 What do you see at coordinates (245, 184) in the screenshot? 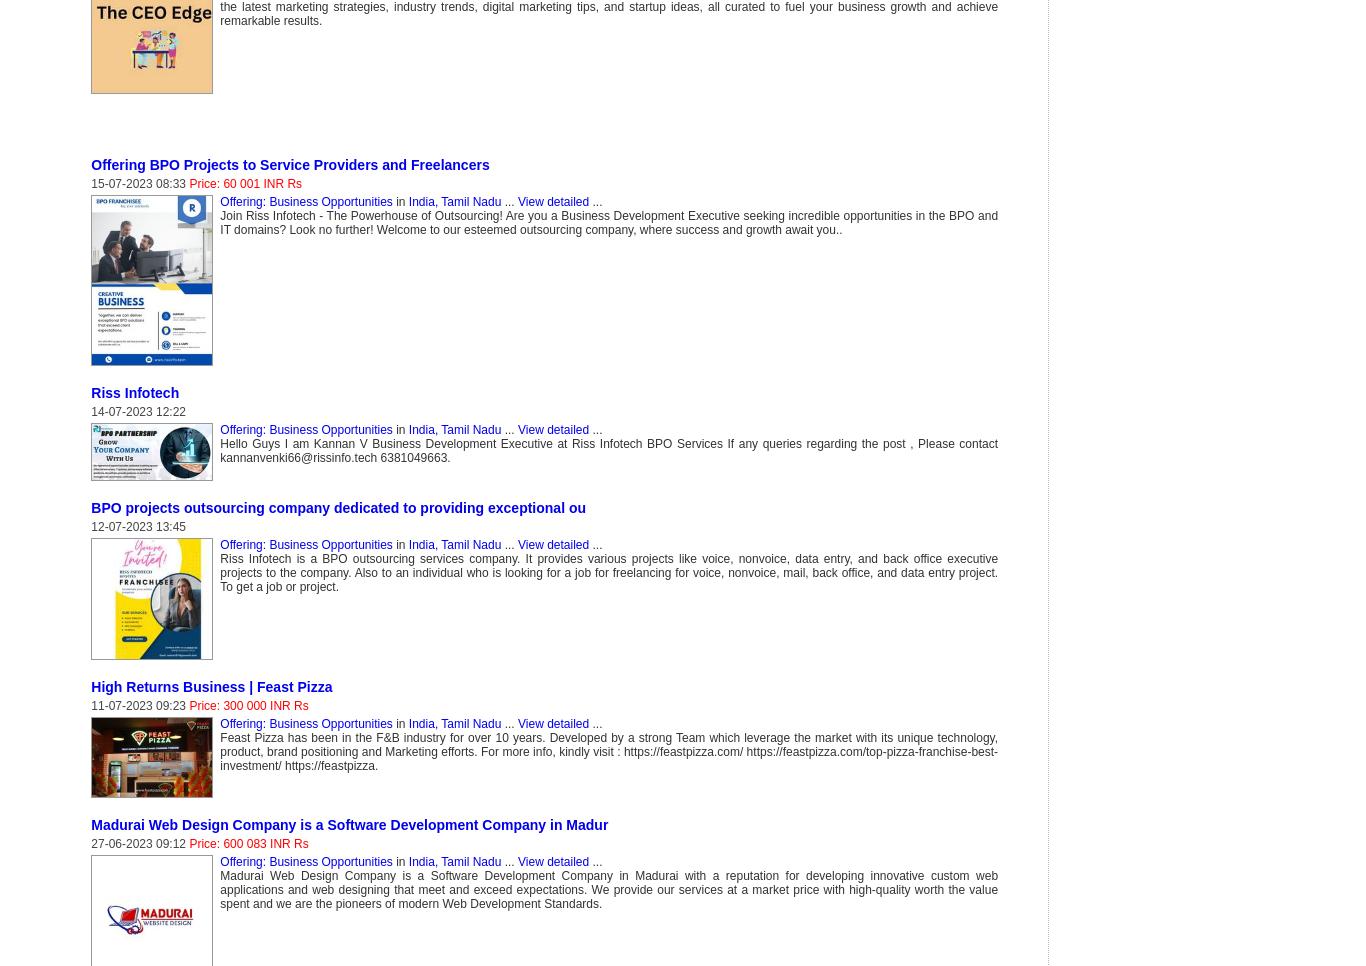
I see `'Price: 60 001 INR Rs'` at bounding box center [245, 184].